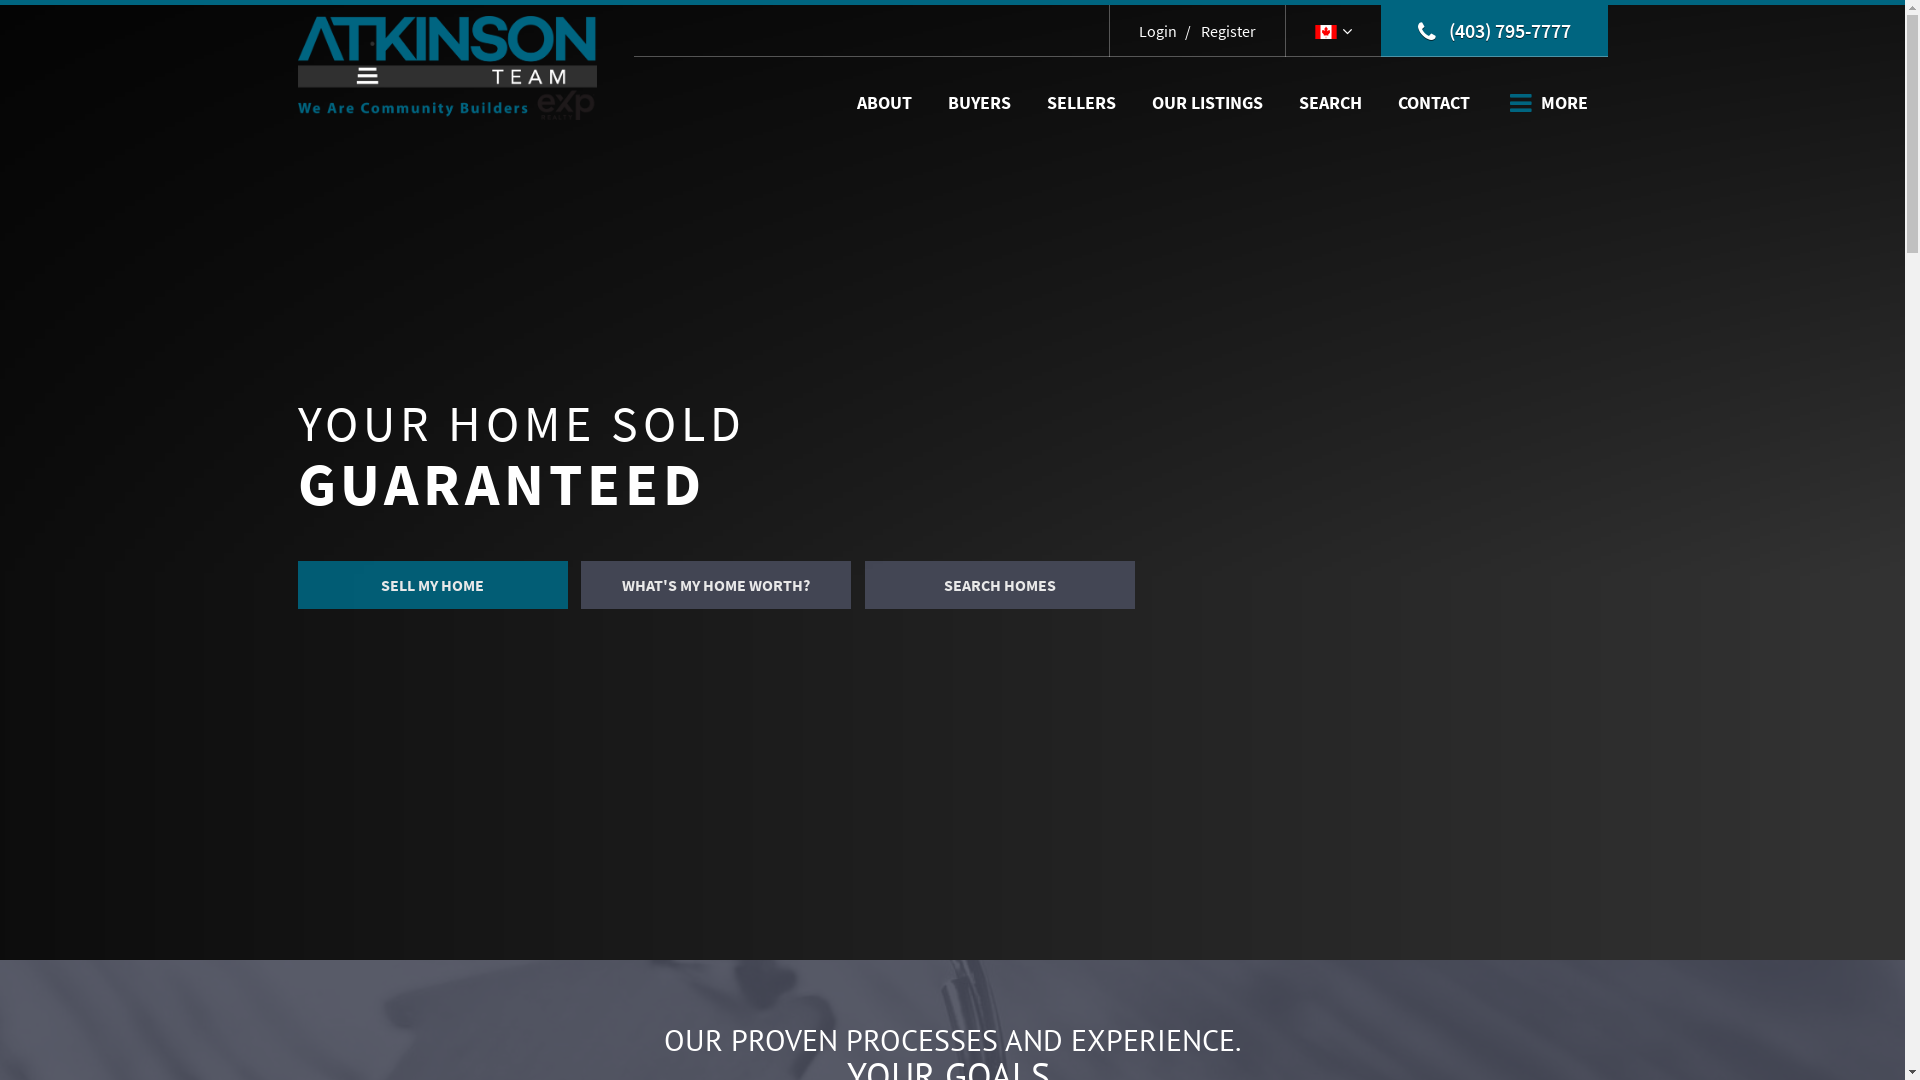 The width and height of the screenshot is (1920, 1080). I want to click on 'SEARCH HOMES', so click(999, 585).